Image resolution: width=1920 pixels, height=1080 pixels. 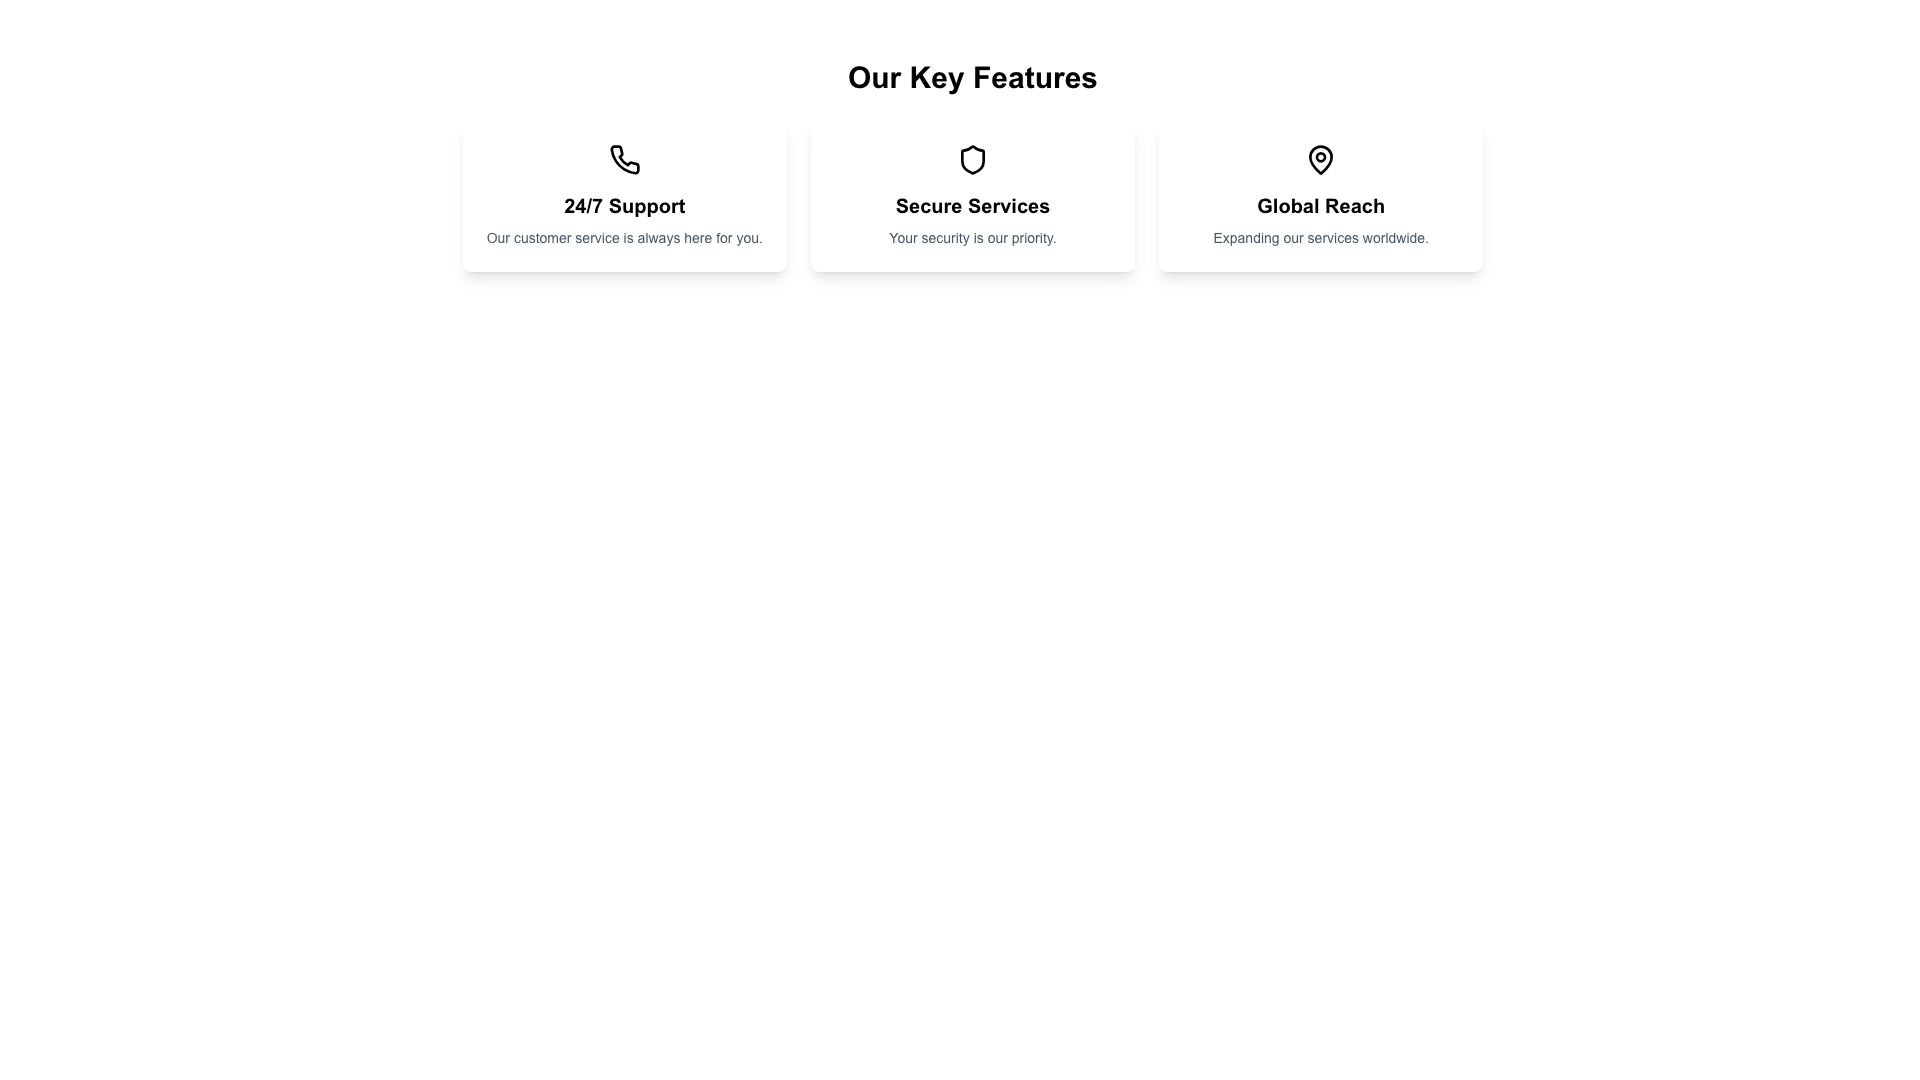 I want to click on the map pin icon located at the top-center of the card titled 'Global Reach', which features a hollow circle and sharp black lines, so click(x=1321, y=158).